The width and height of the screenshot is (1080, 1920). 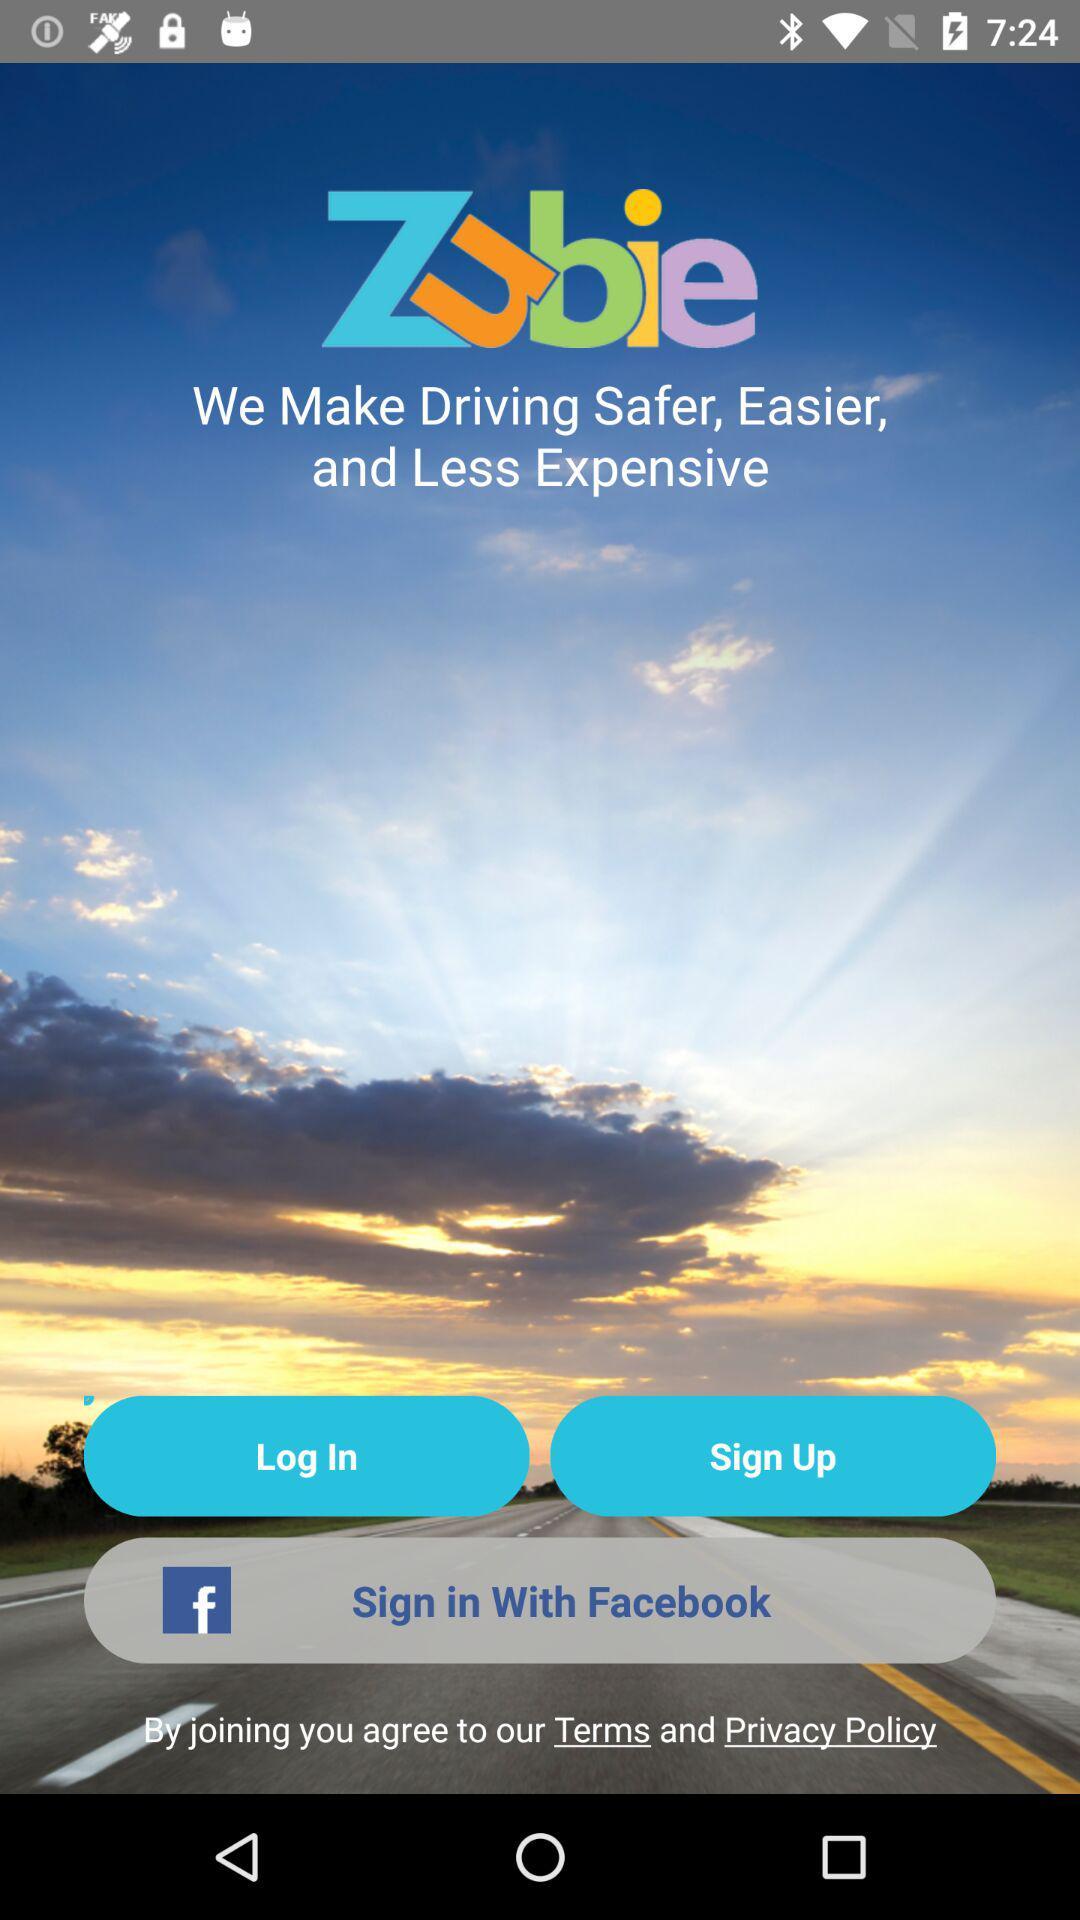 What do you see at coordinates (306, 1456) in the screenshot?
I see `the icon below we make driving item` at bounding box center [306, 1456].